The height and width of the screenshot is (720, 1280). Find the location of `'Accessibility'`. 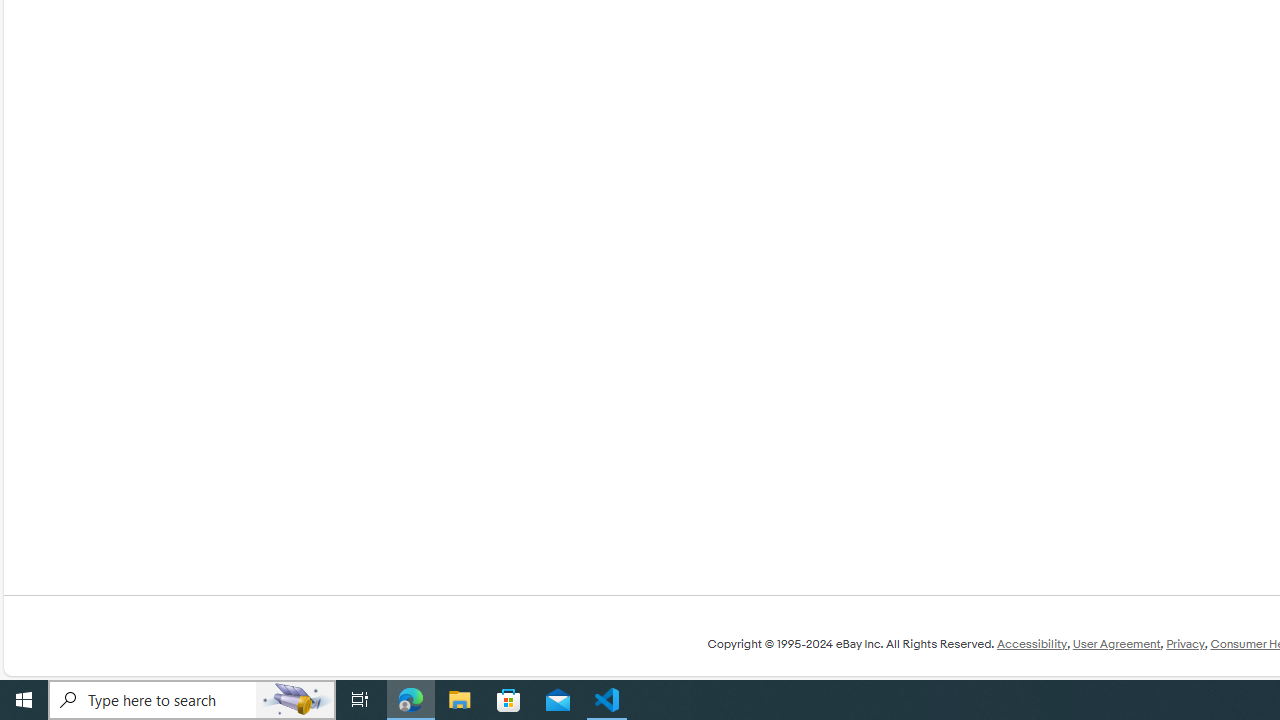

'Accessibility' is located at coordinates (1031, 644).